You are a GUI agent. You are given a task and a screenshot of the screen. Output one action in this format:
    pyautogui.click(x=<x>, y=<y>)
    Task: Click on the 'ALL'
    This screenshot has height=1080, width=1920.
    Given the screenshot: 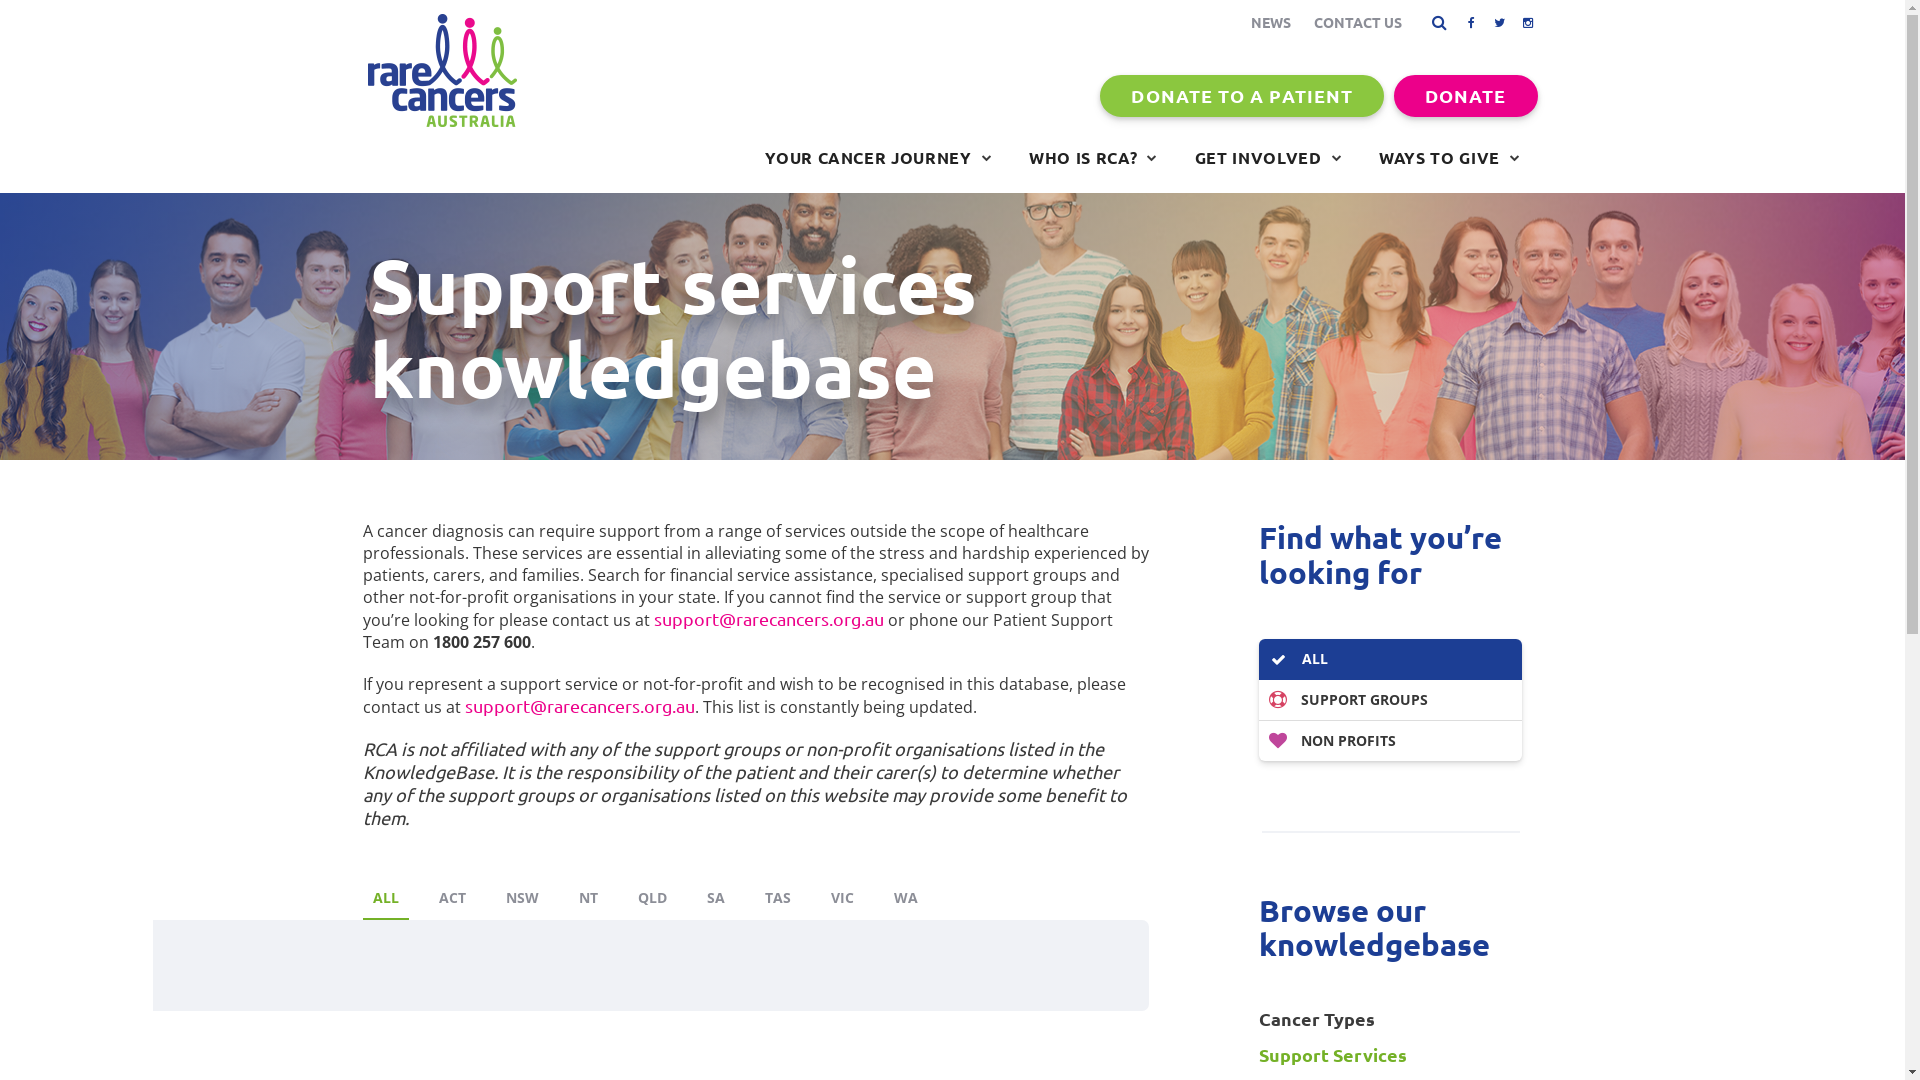 What is the action you would take?
    pyautogui.click(x=1389, y=659)
    